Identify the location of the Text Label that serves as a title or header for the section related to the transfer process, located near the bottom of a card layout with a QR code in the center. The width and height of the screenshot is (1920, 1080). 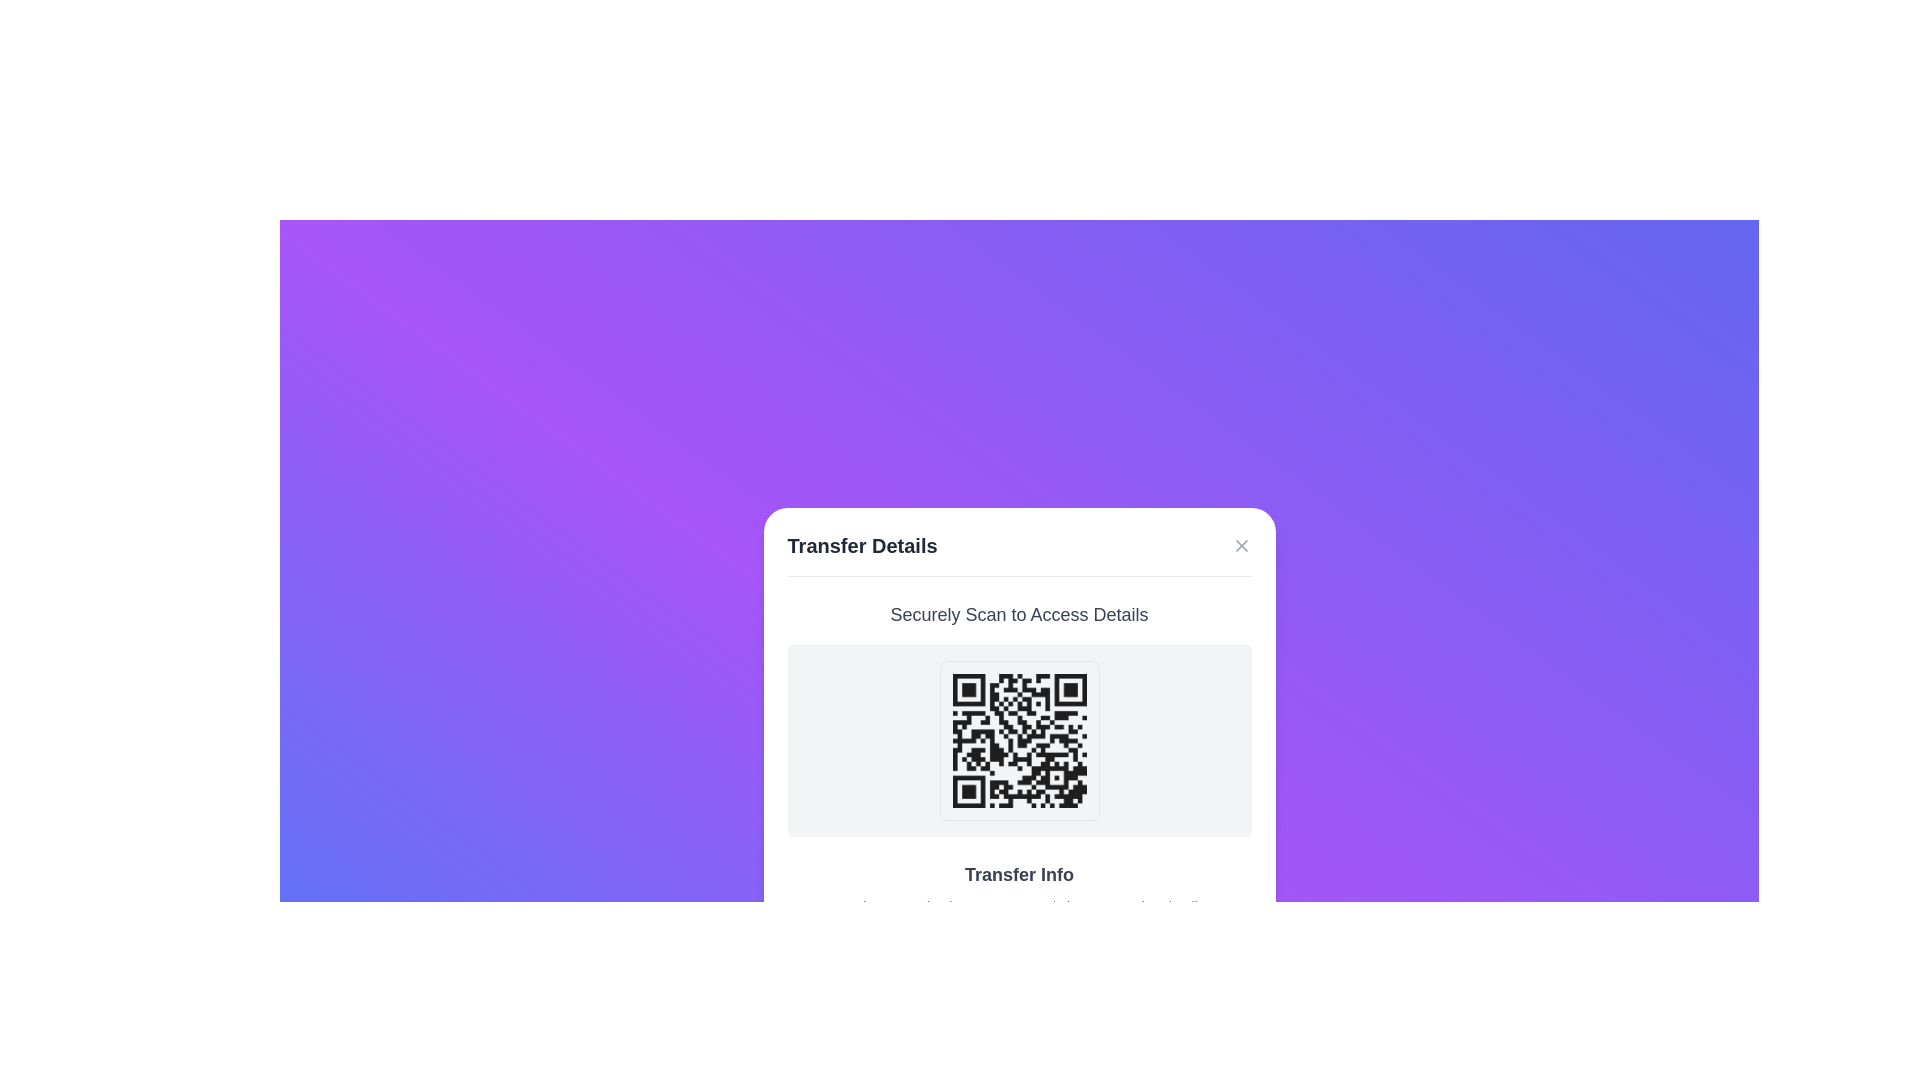
(1019, 873).